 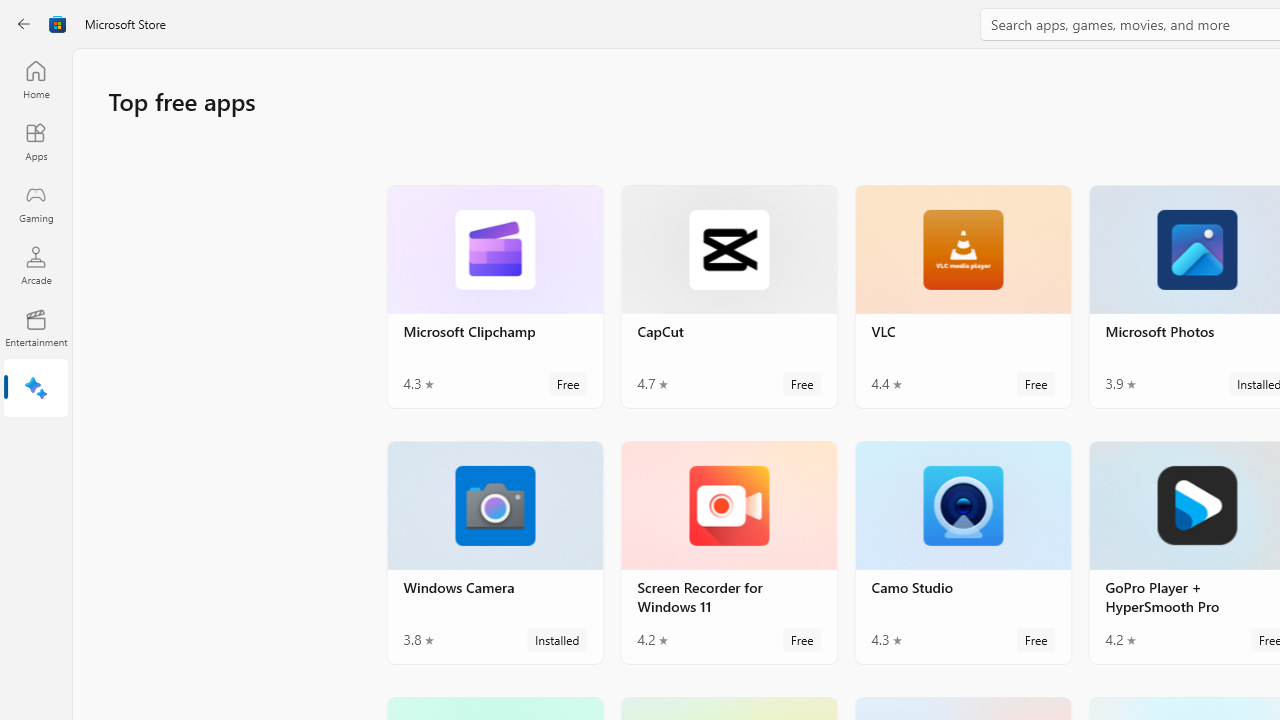 What do you see at coordinates (727, 296) in the screenshot?
I see `'CapCut. Average rating of 4.7 out of five stars. Free  '` at bounding box center [727, 296].